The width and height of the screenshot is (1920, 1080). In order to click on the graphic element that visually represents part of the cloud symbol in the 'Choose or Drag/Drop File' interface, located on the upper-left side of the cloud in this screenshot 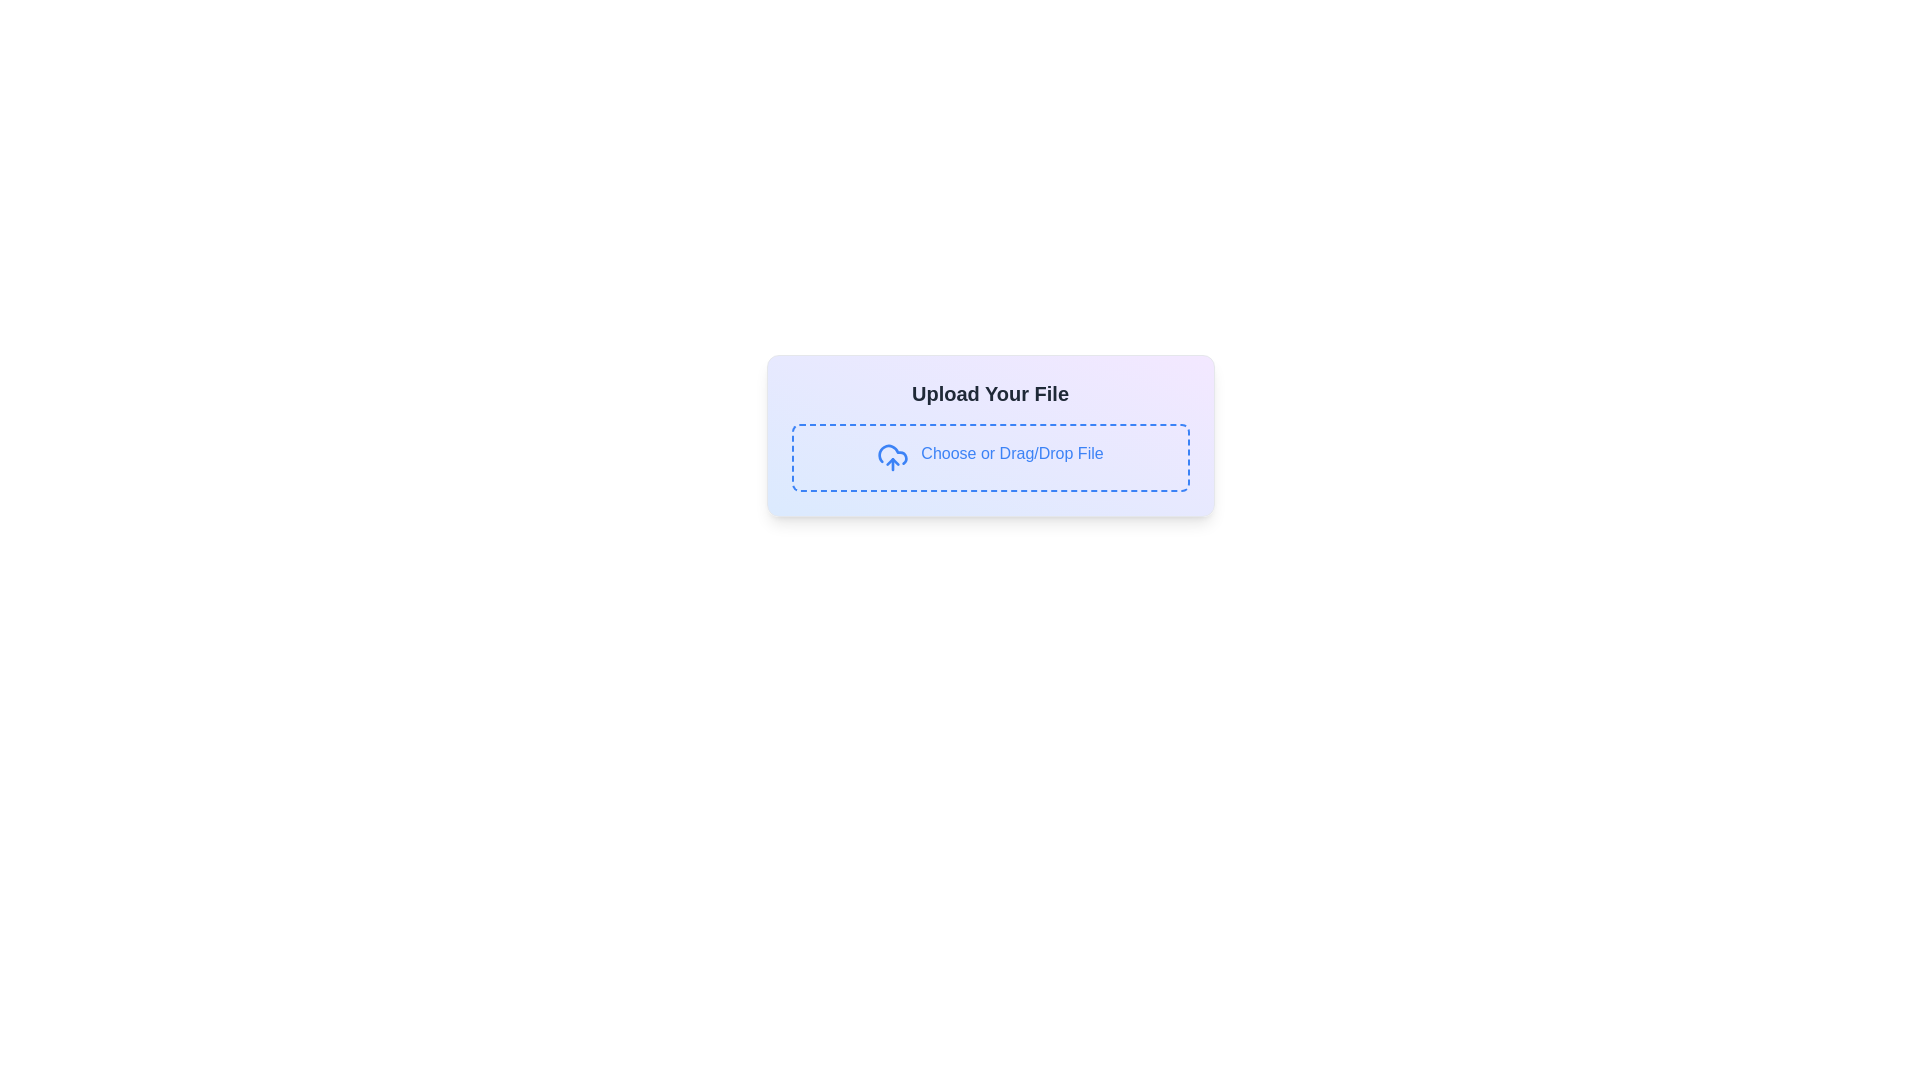, I will do `click(892, 454)`.